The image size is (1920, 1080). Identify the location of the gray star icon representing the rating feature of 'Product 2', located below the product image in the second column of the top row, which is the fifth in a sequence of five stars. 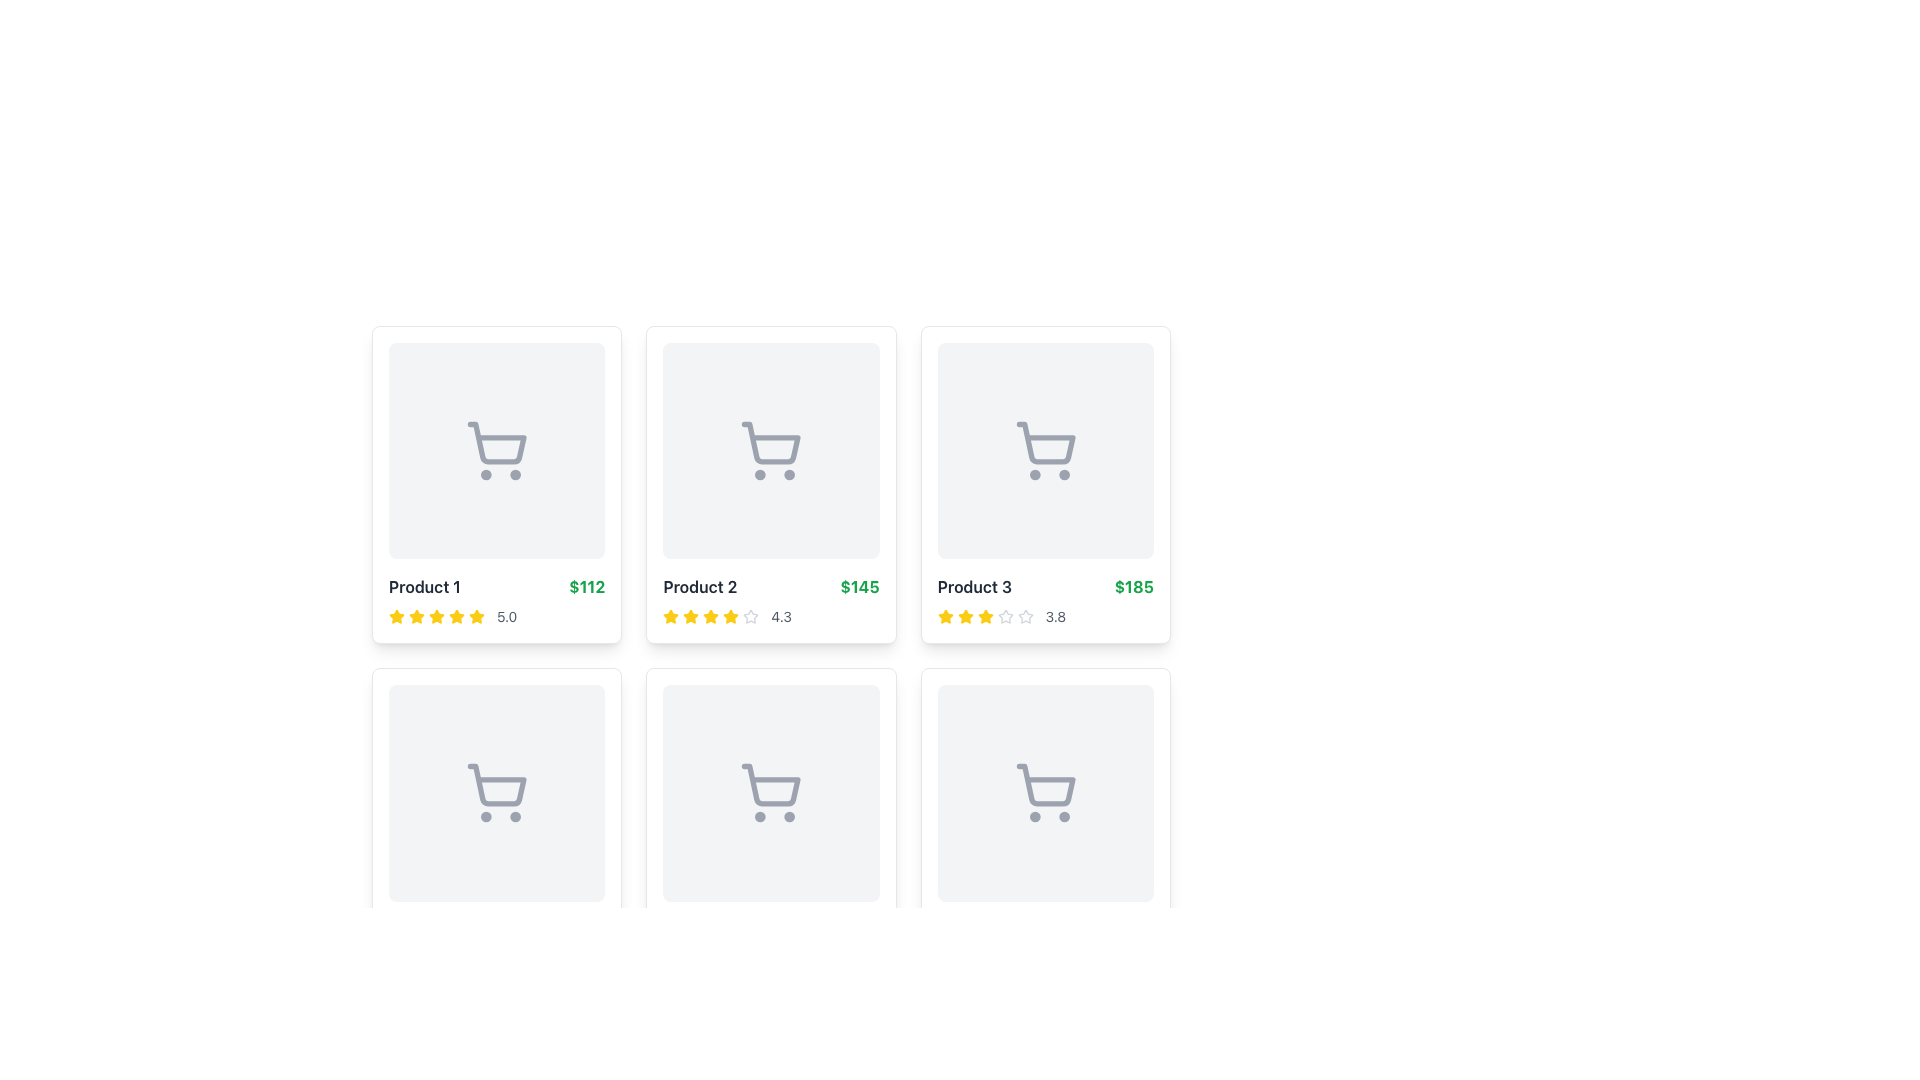
(750, 616).